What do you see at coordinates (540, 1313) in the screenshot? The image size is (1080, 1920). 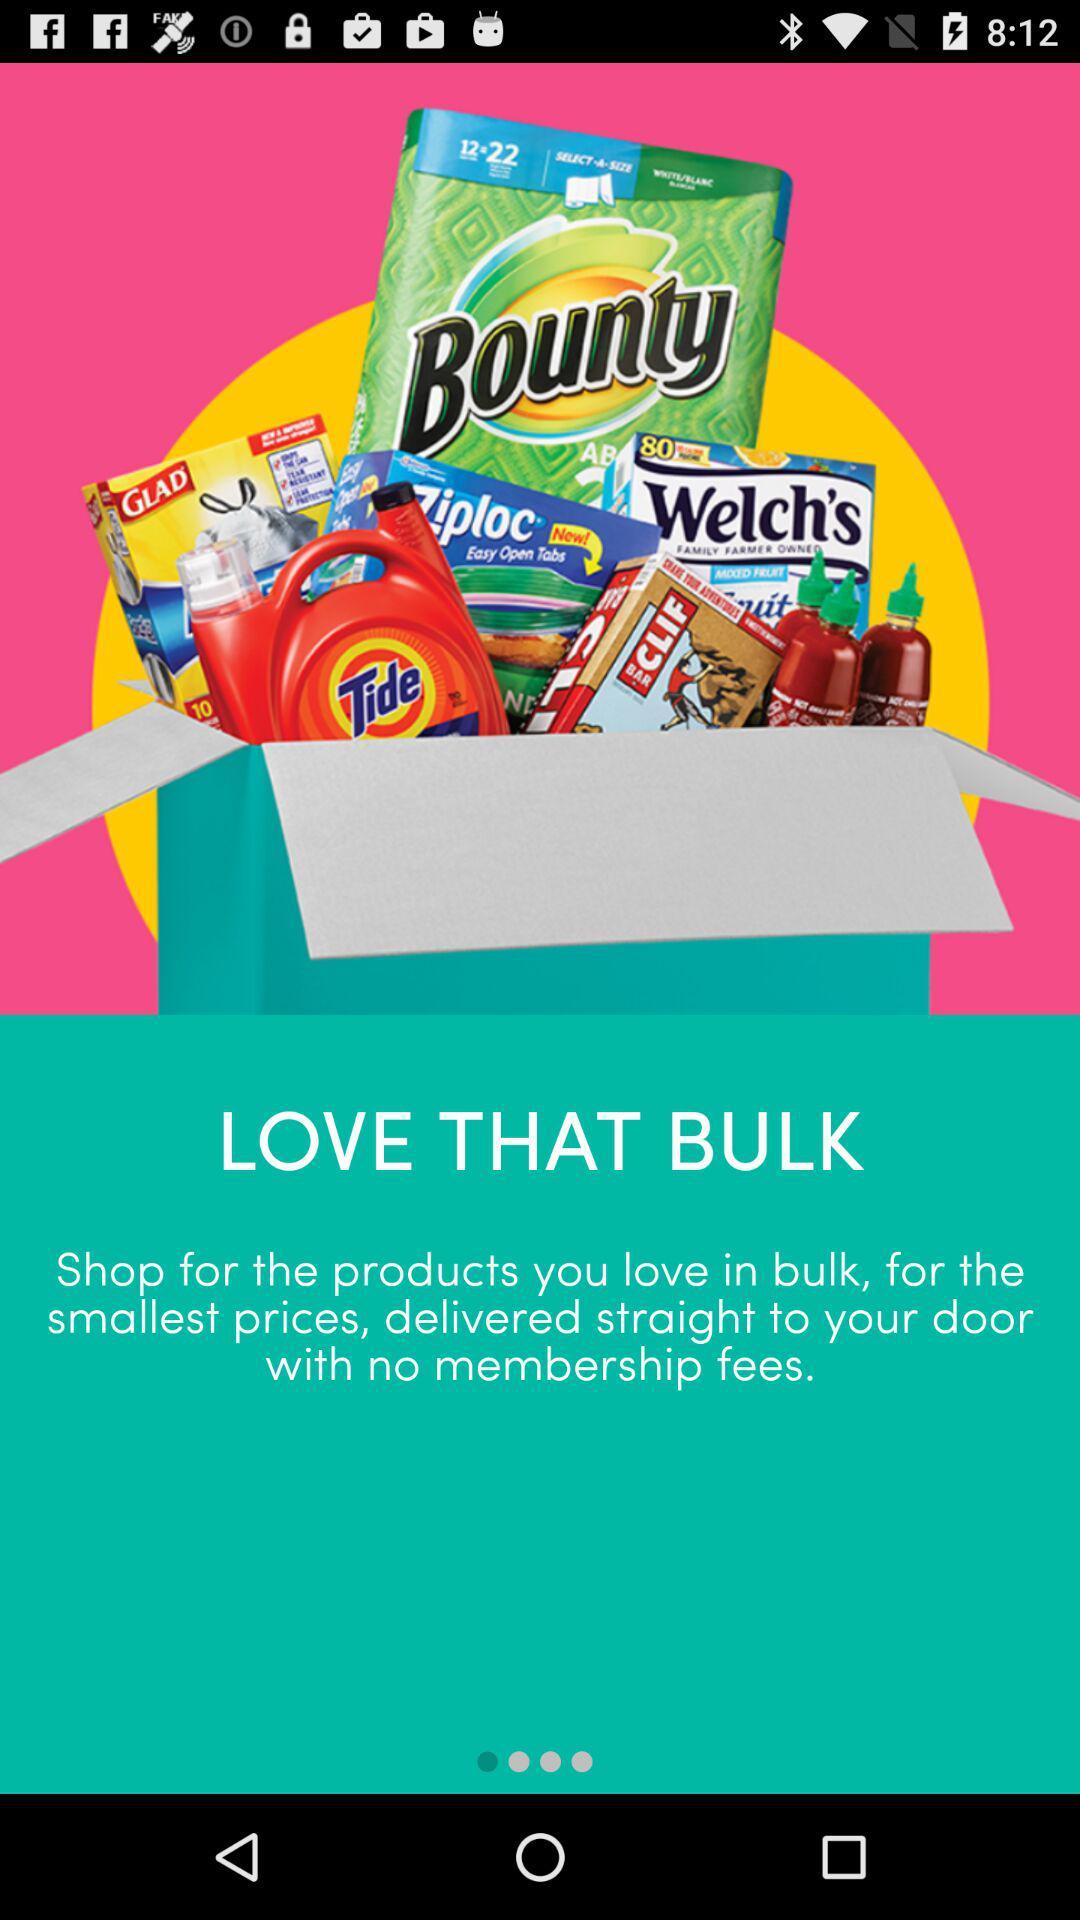 I see `the item below love that bulk` at bounding box center [540, 1313].